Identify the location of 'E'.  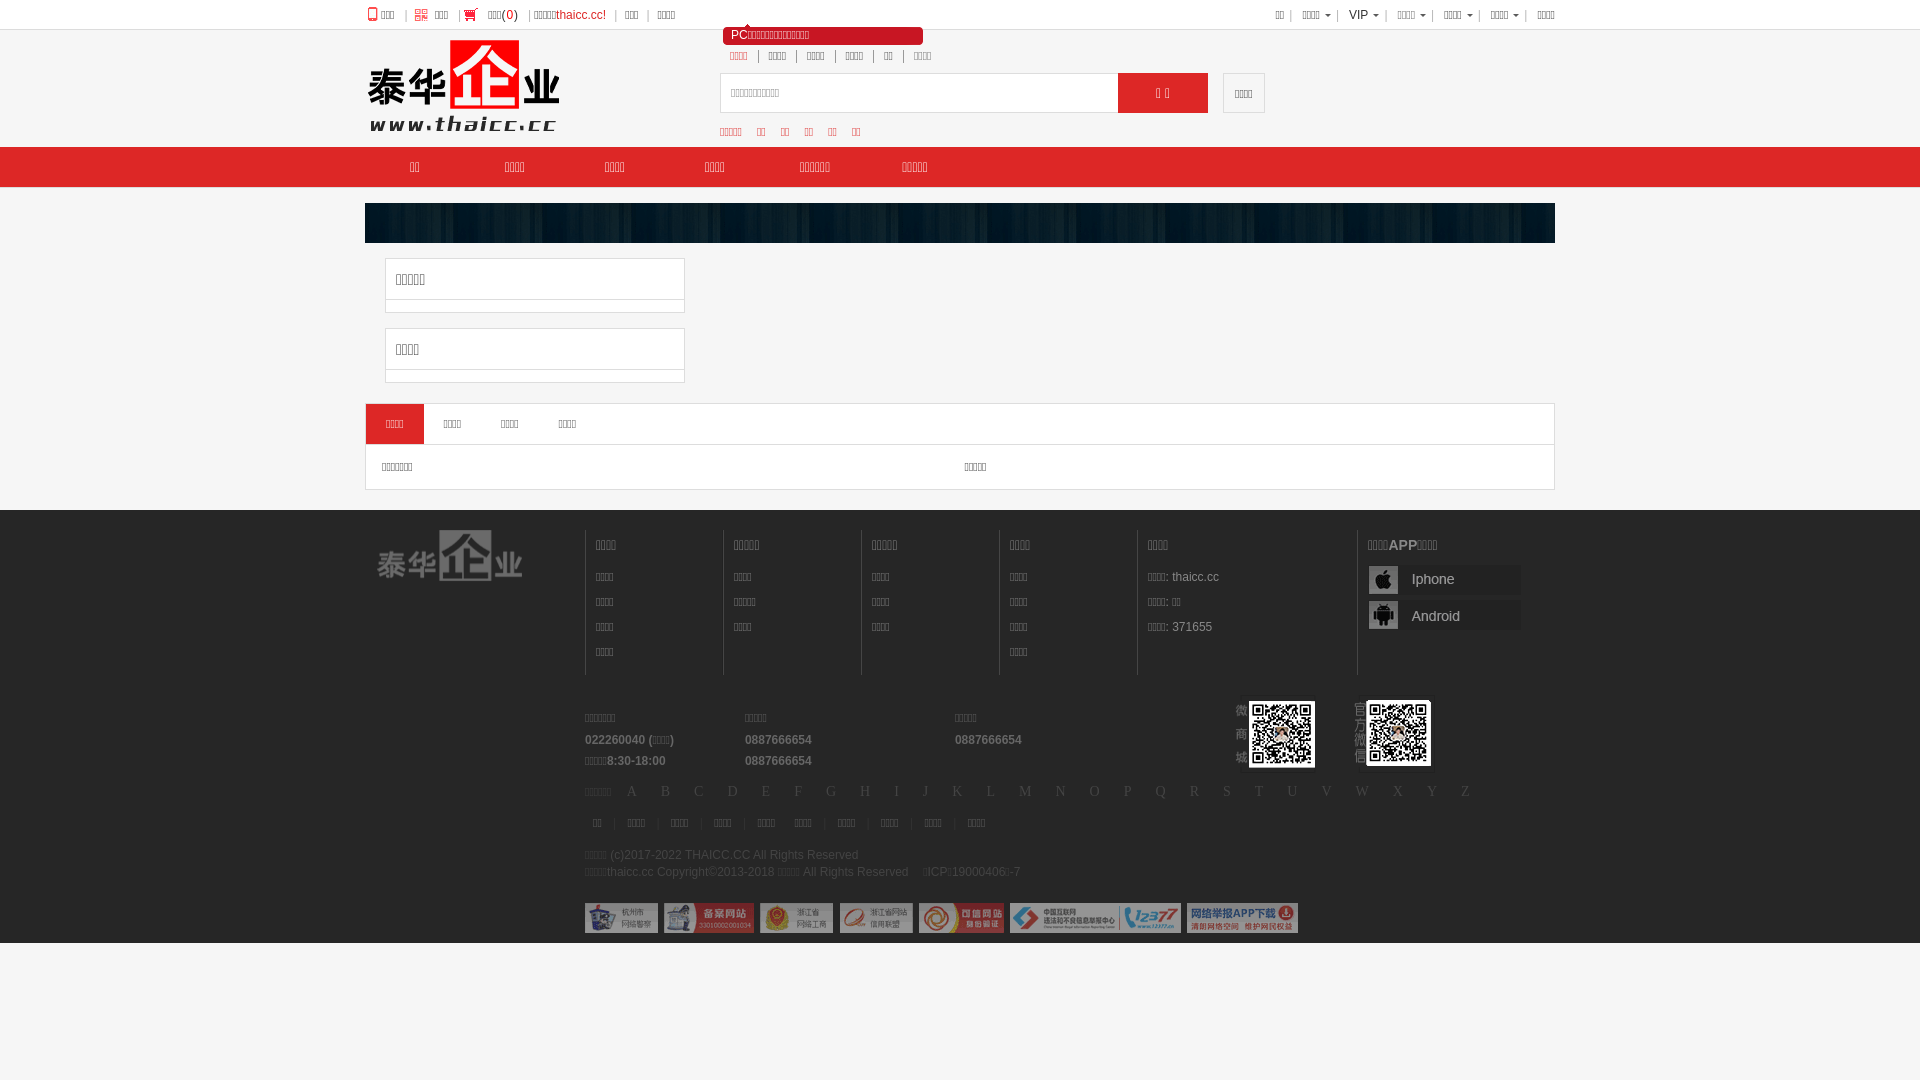
(754, 790).